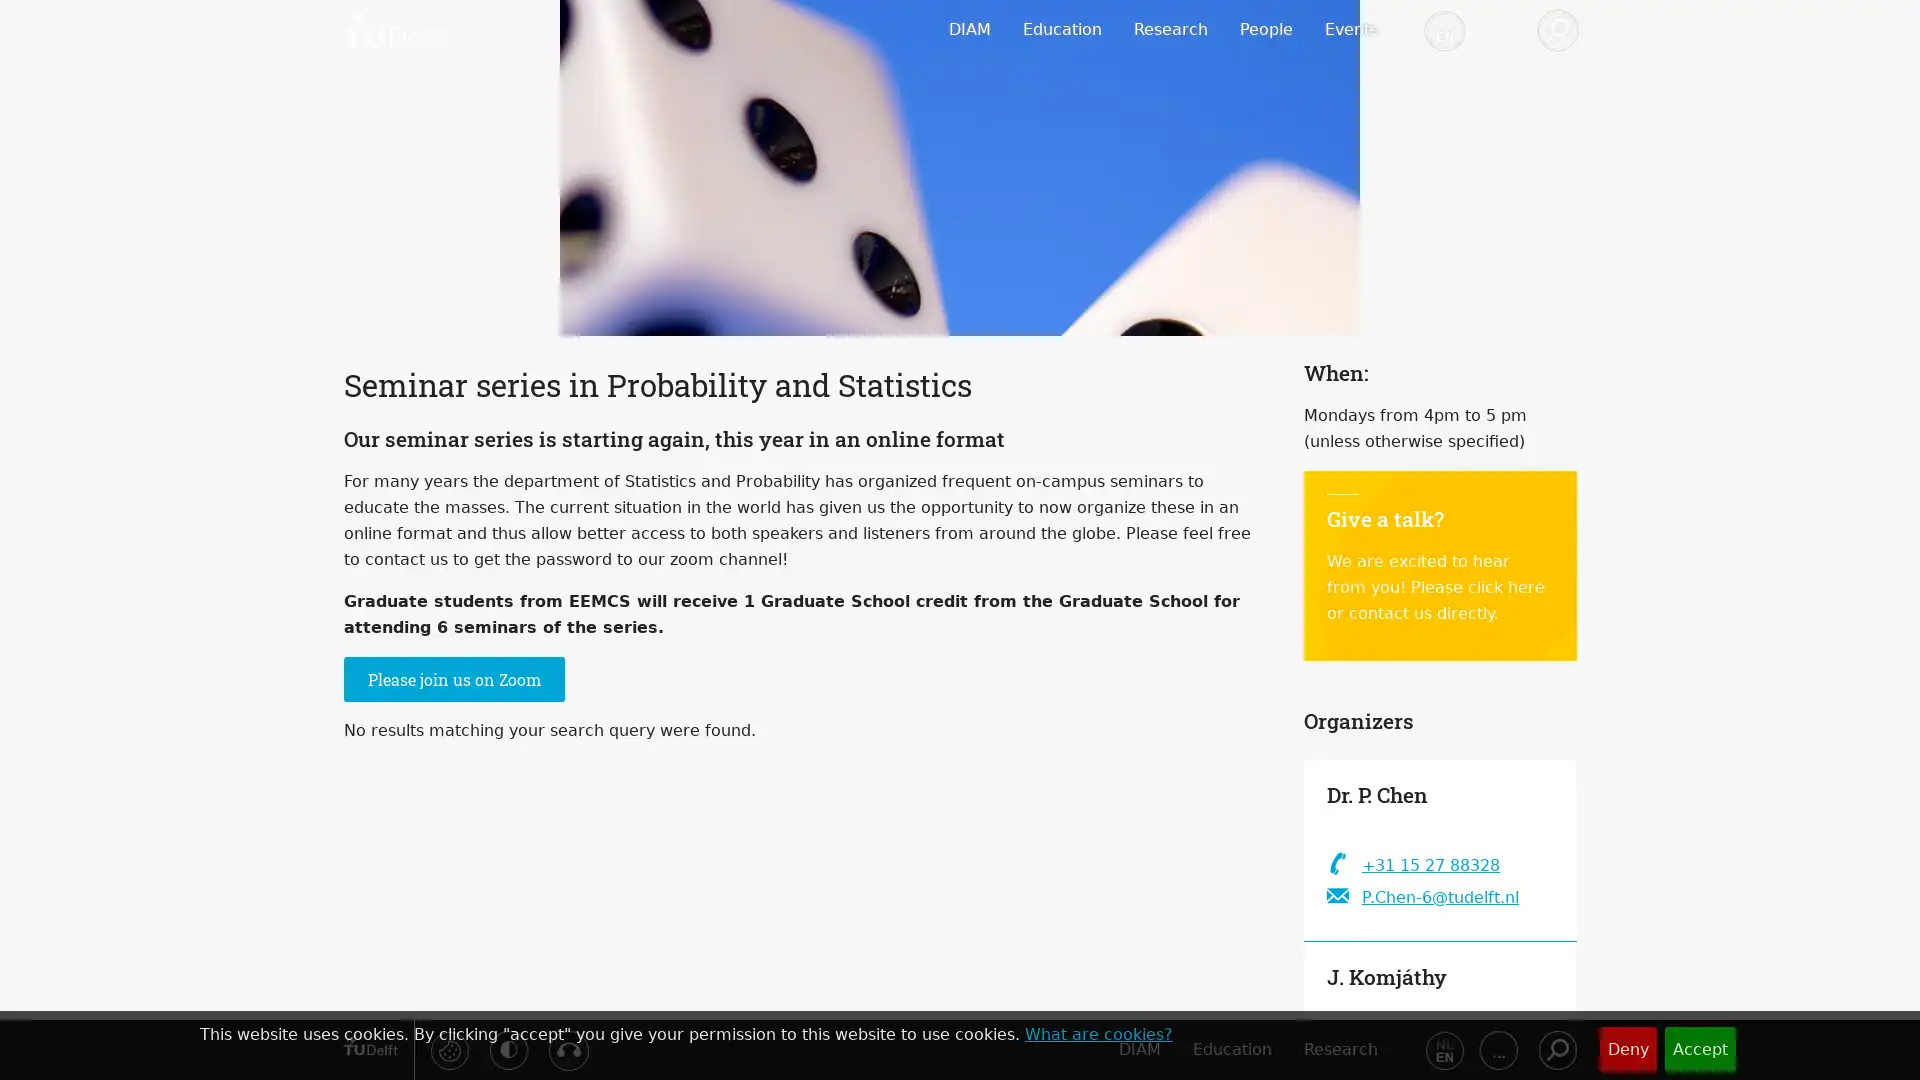 This screenshot has height=1080, width=1920. What do you see at coordinates (1555, 1048) in the screenshot?
I see `Search` at bounding box center [1555, 1048].